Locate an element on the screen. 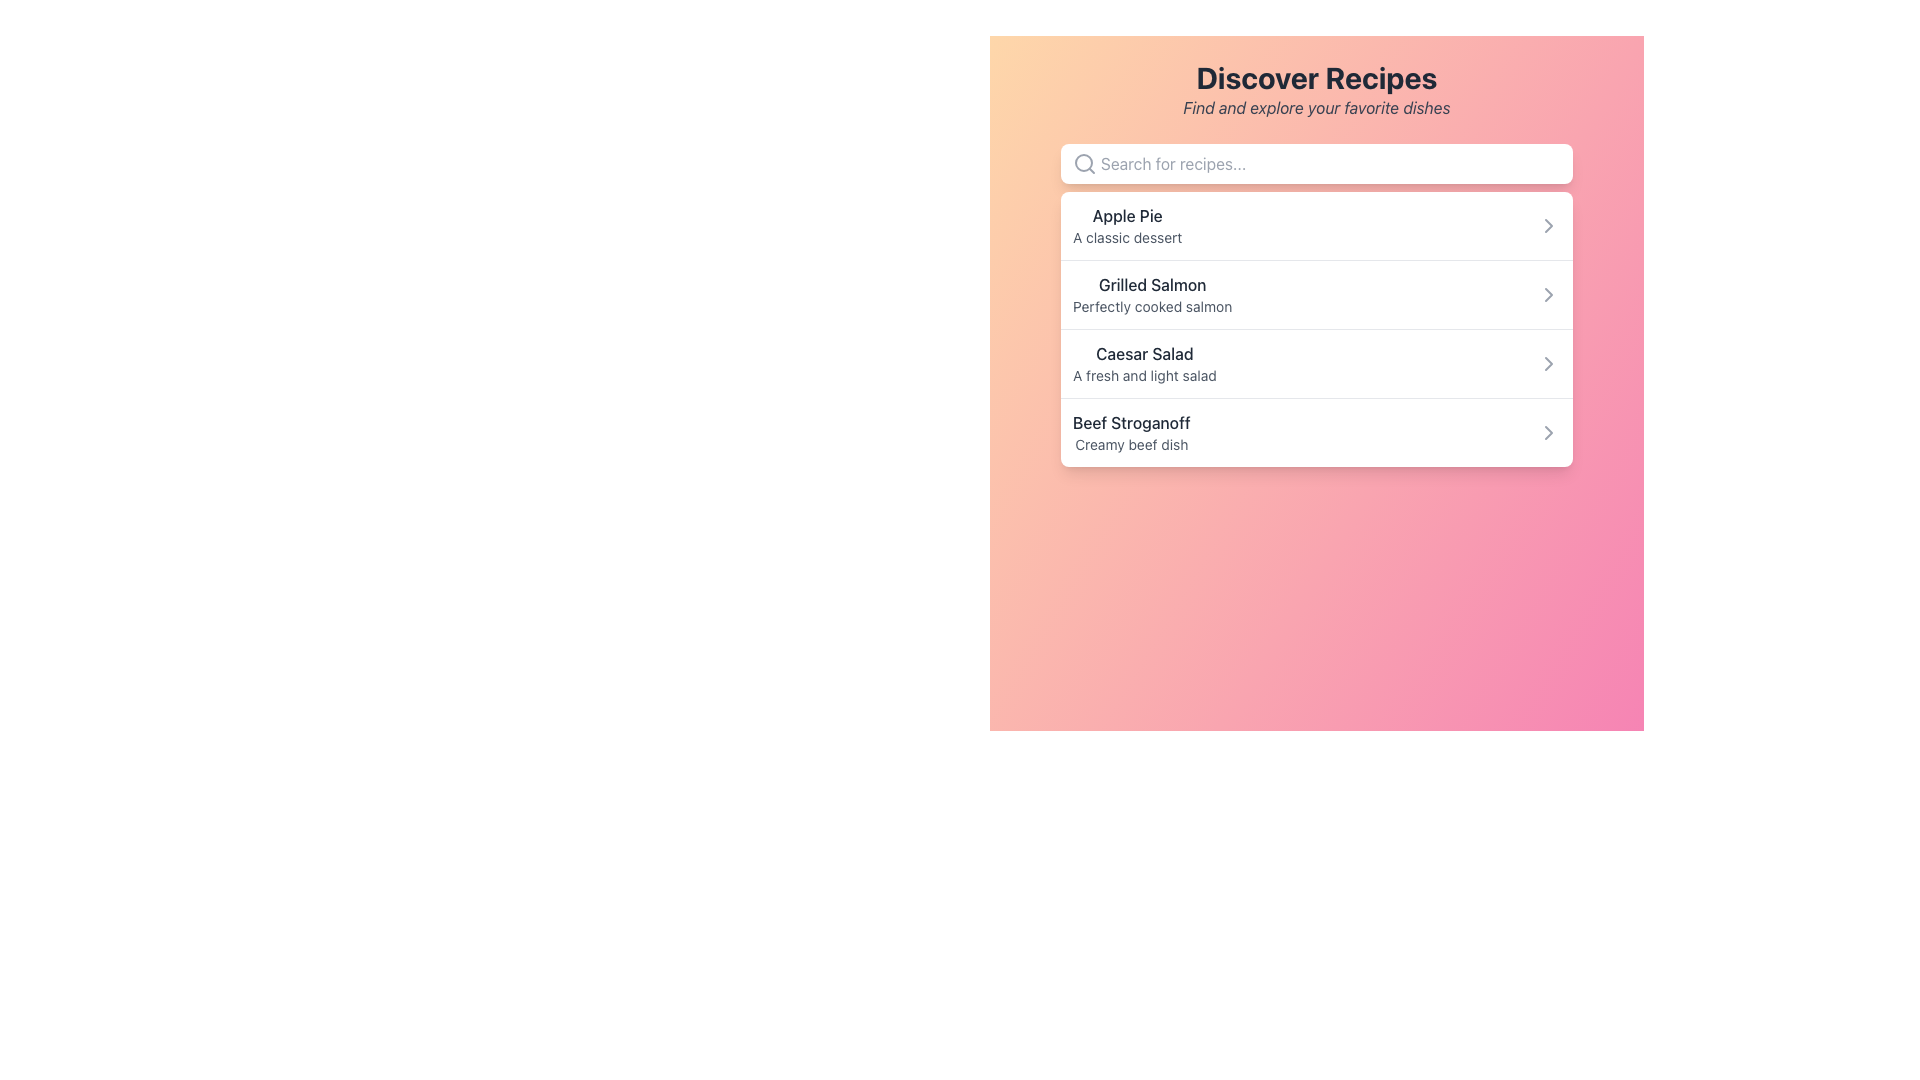 This screenshot has width=1920, height=1080. the second list item representing 'Grilled Salmon' is located at coordinates (1316, 294).